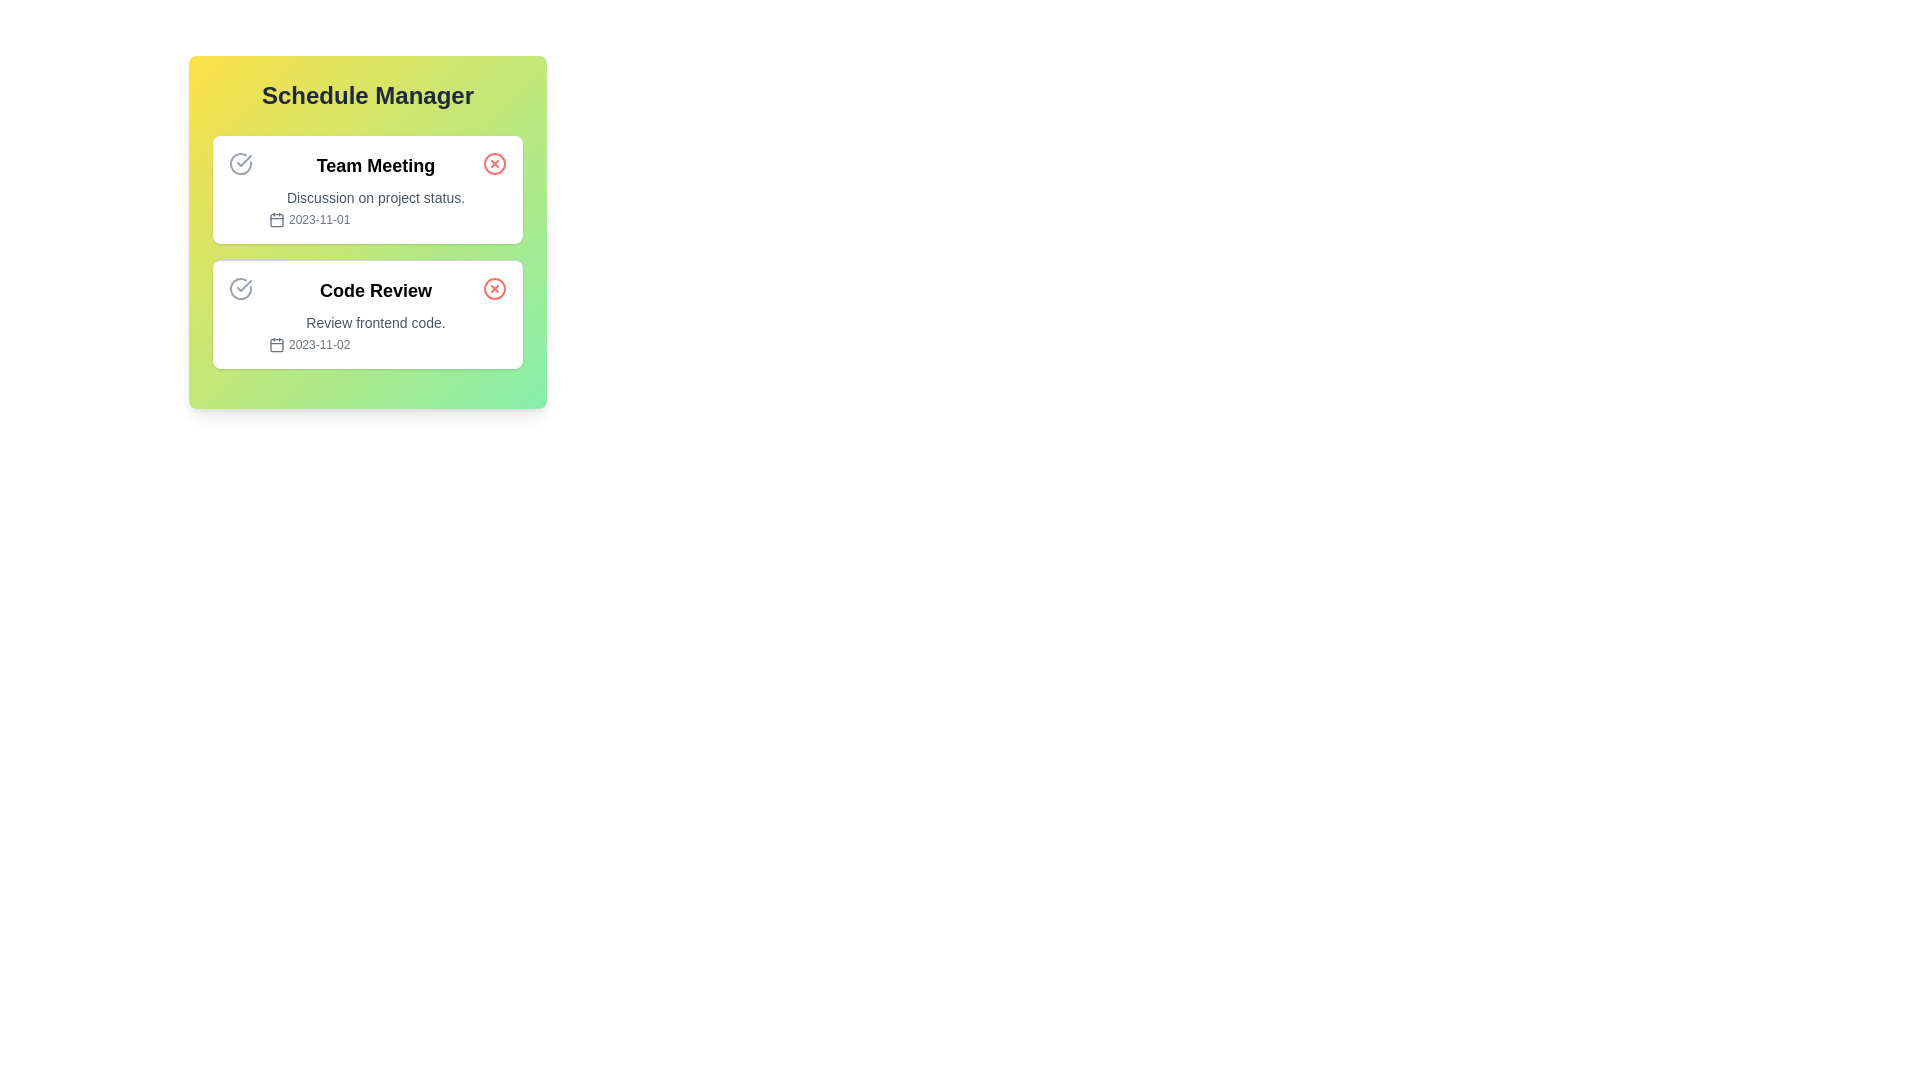 This screenshot has width=1920, height=1080. What do you see at coordinates (240, 289) in the screenshot?
I see `the SVG-based Icon located to the left of the 'Code Review' title` at bounding box center [240, 289].